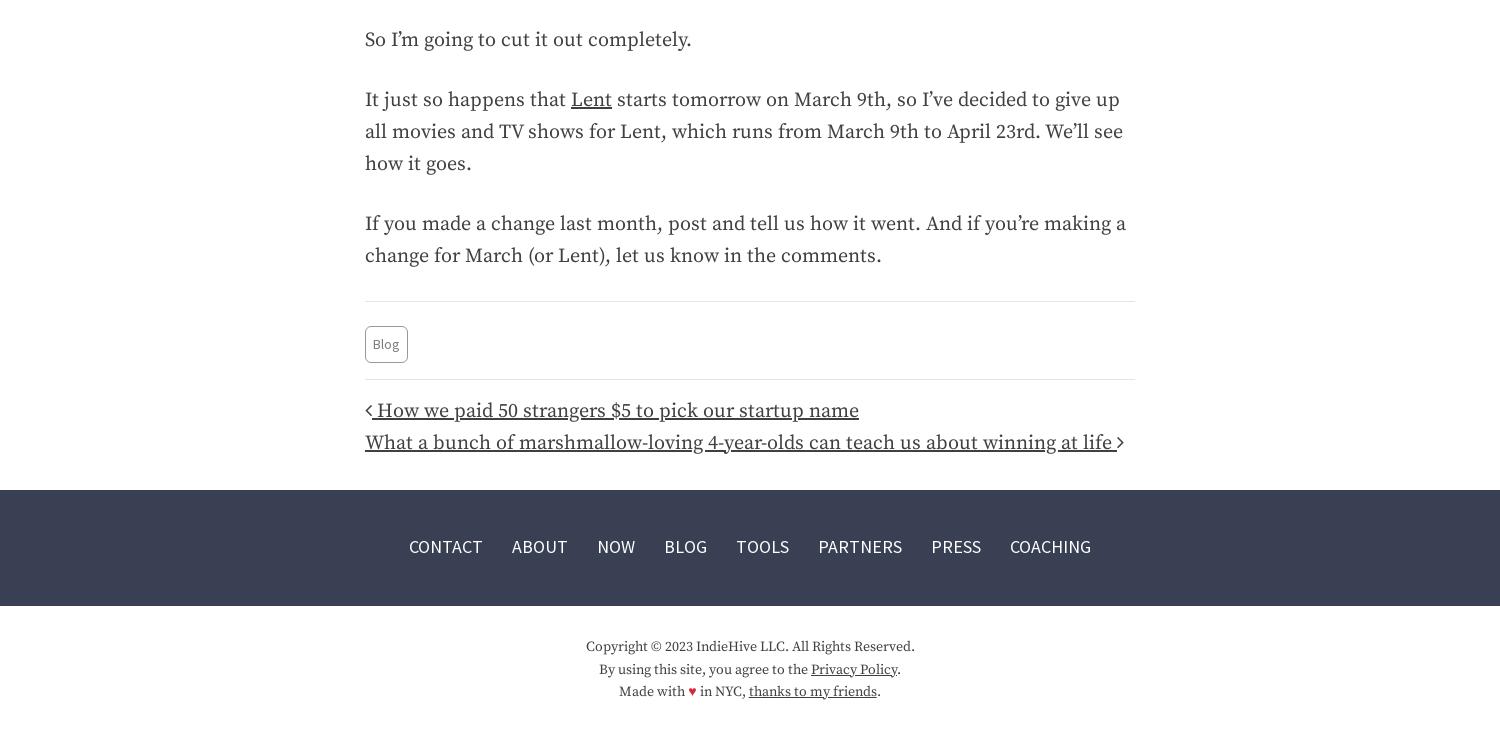 This screenshot has width=1500, height=732. Describe the element at coordinates (540, 546) in the screenshot. I see `'About'` at that location.